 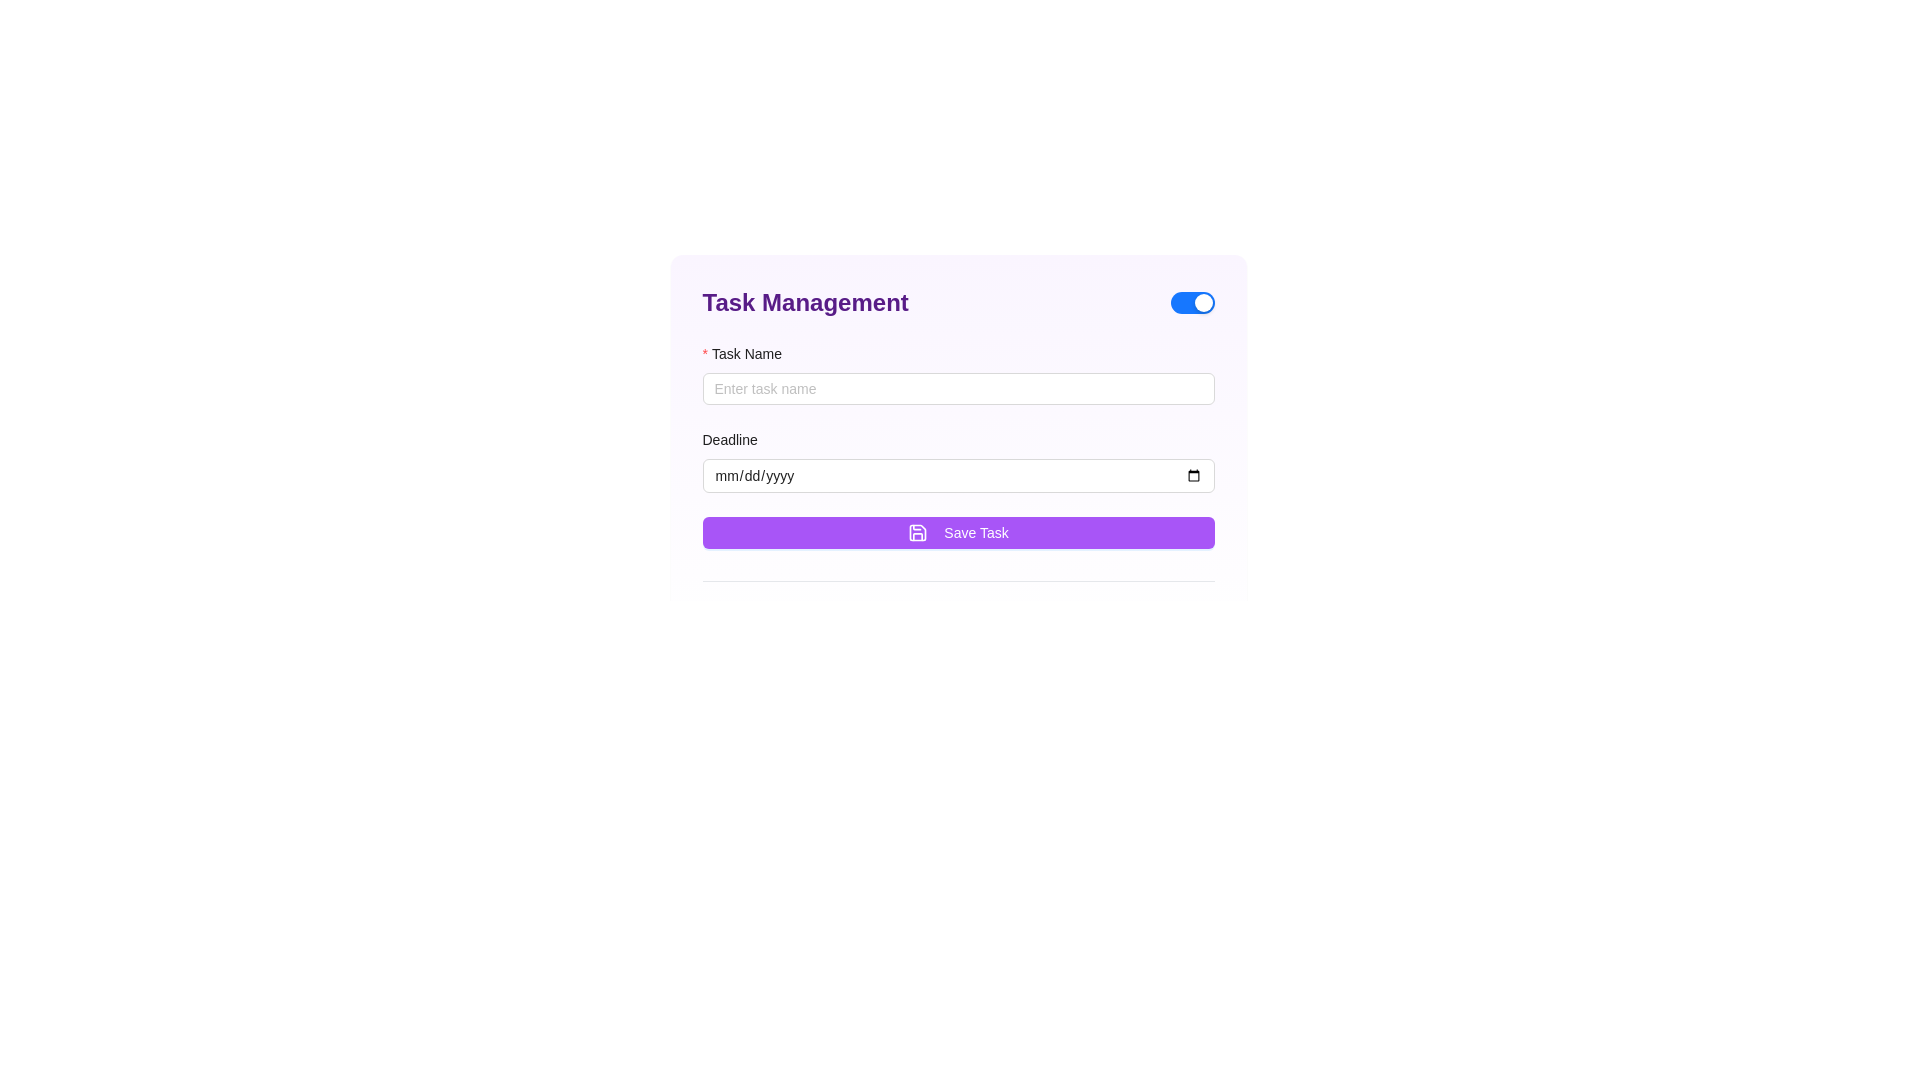 I want to click on the Text label indicating the task's name in the Task Management form, which is located above the associated input field, so click(x=748, y=353).